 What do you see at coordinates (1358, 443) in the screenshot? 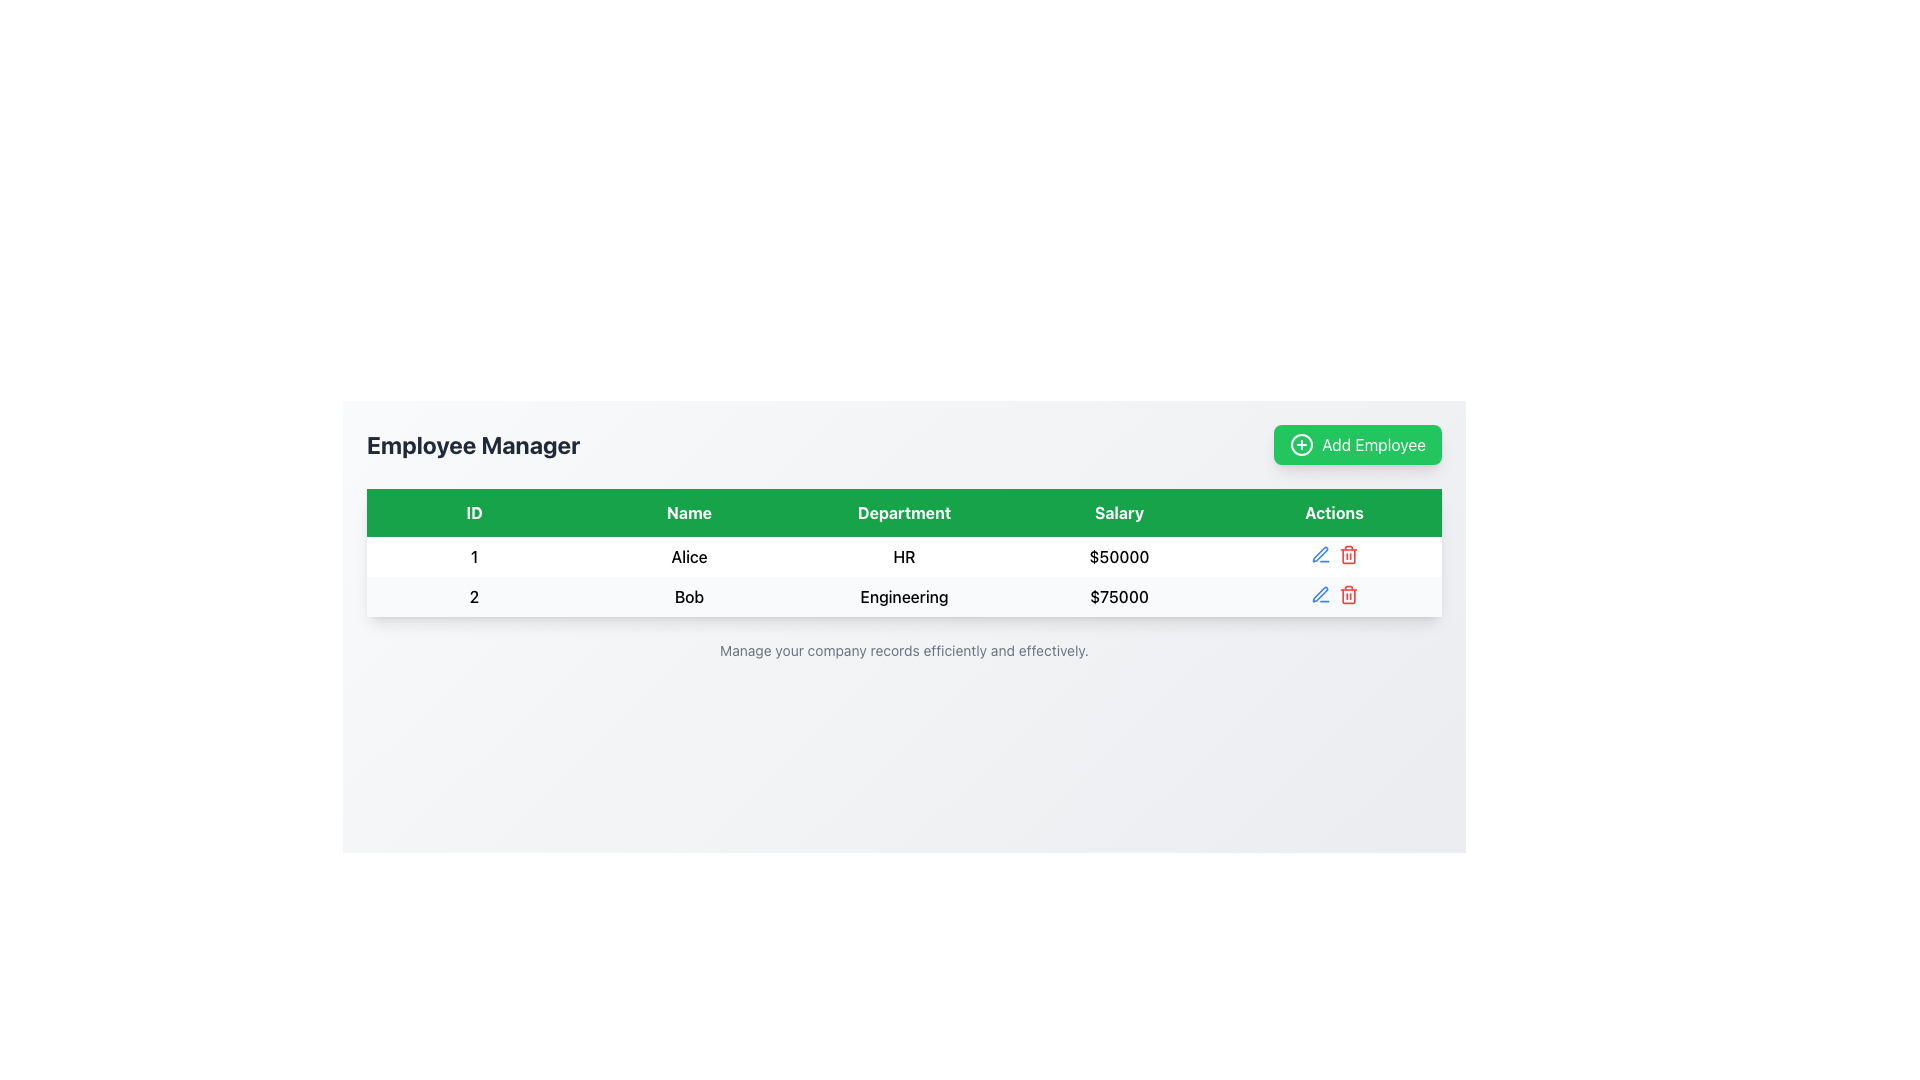
I see `the green button with the text 'Add Employee' and a plus icon, located in the upper-right corner of the 'Employee Manager' section` at bounding box center [1358, 443].